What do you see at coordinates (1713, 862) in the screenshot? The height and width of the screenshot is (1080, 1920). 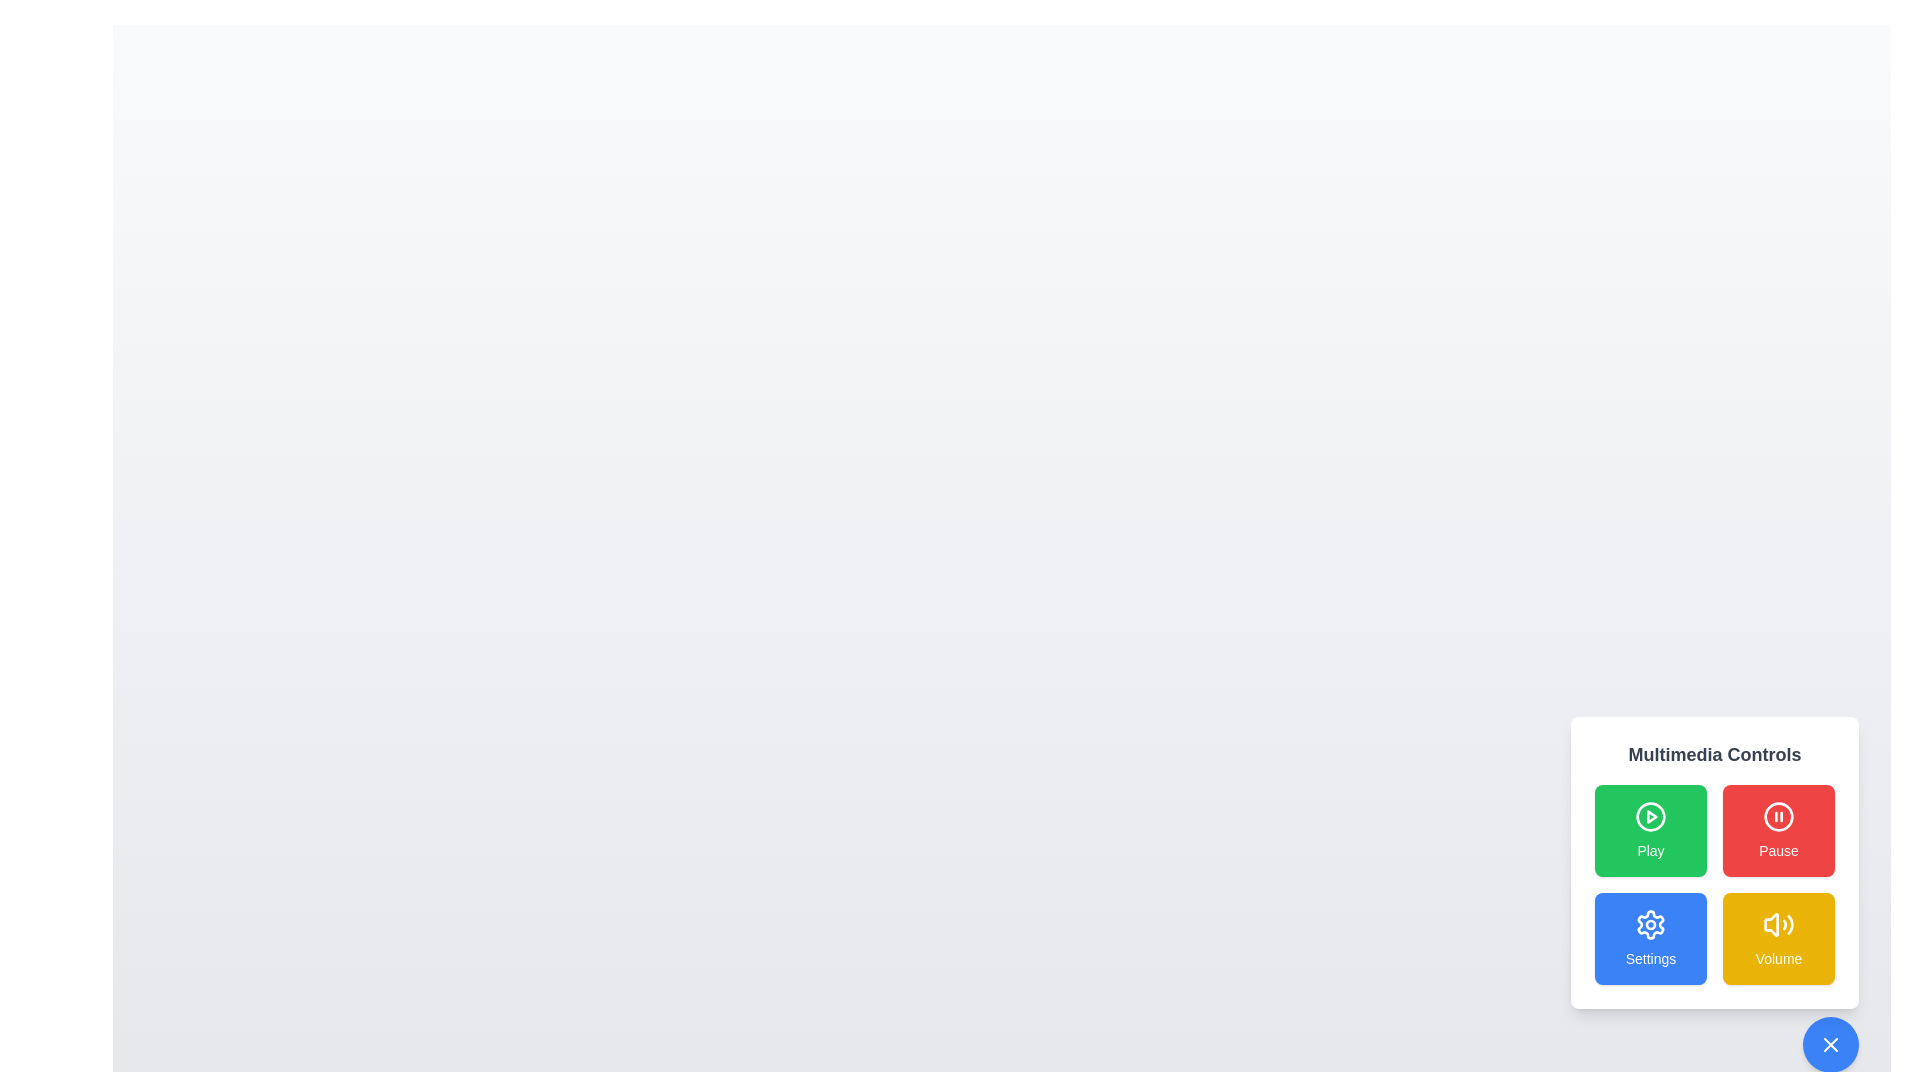 I see `the green 'Play' button located on the Multimedia Controls panel` at bounding box center [1713, 862].